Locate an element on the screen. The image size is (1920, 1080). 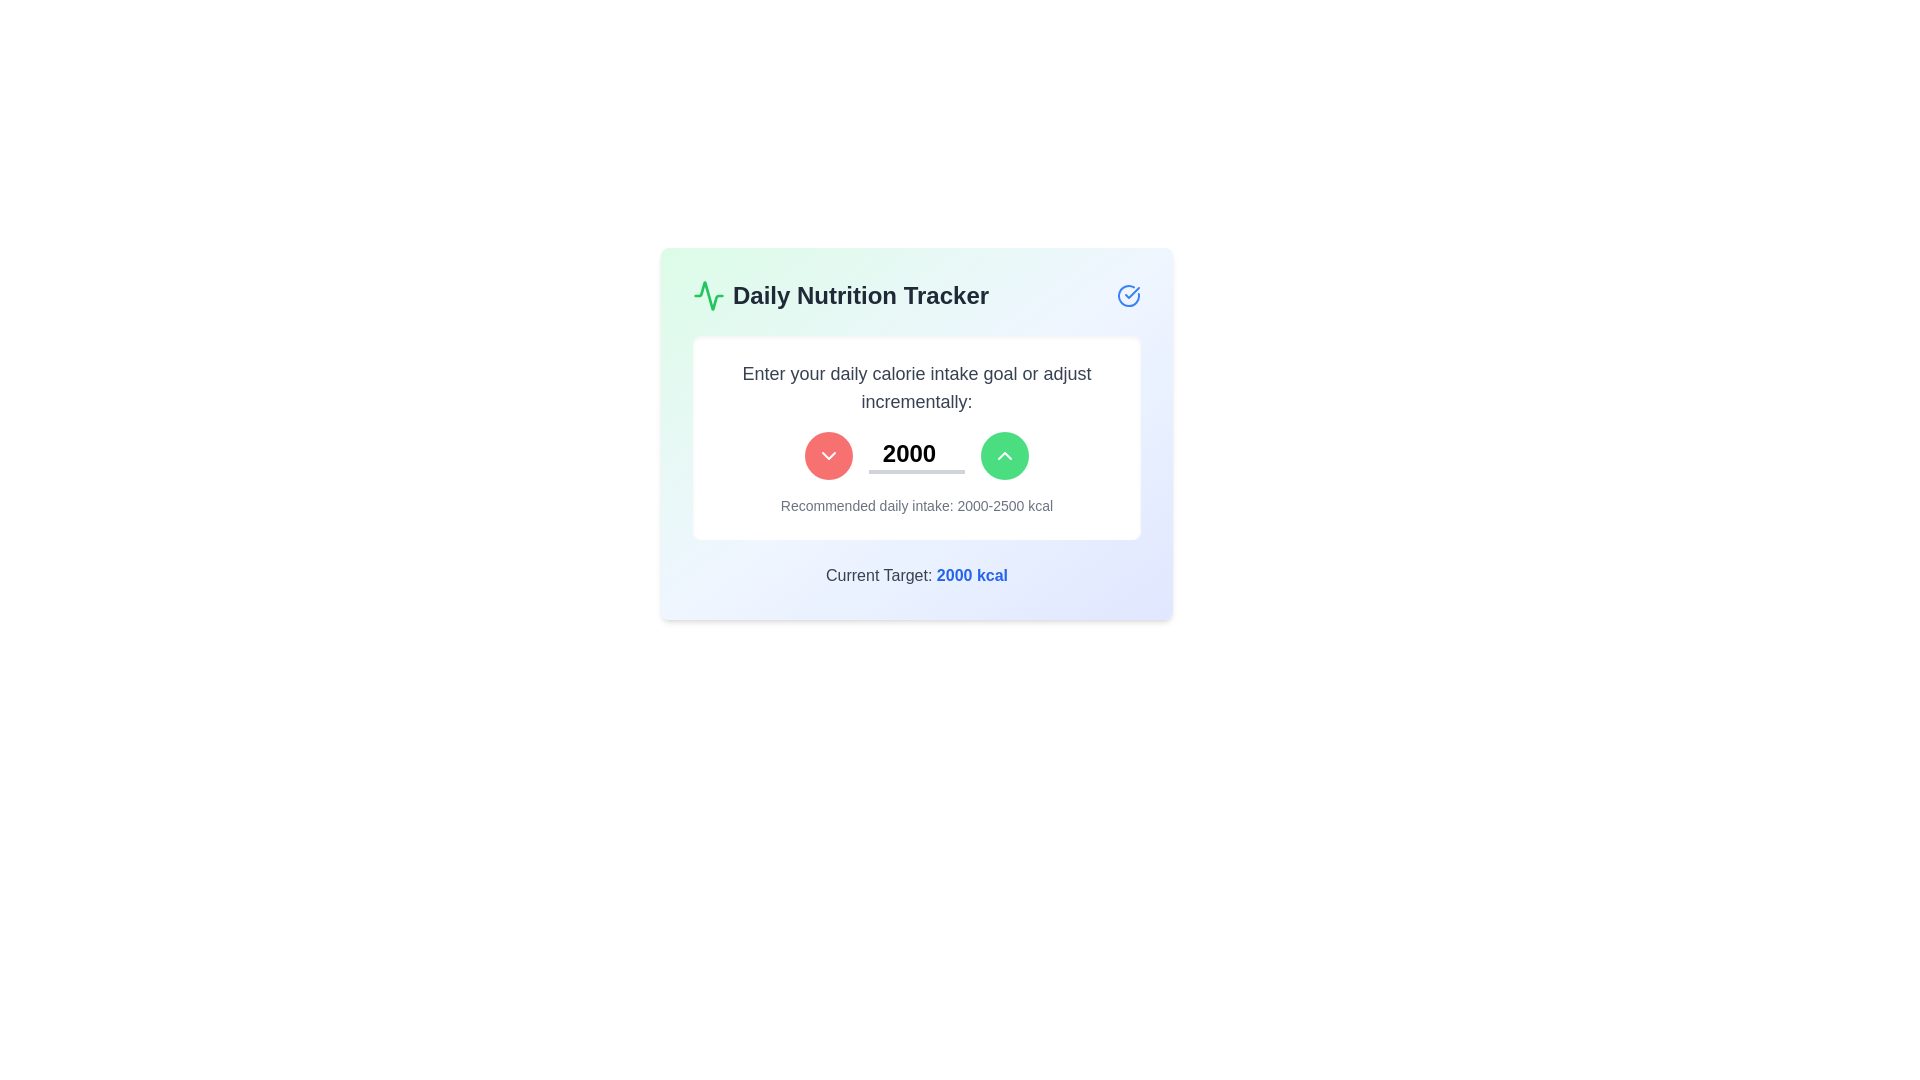
the upward-facing chevron icon styled with a green circular button, which is located to the right of the numeral display '2000' and adjacent to the red decrement button is located at coordinates (1004, 455).